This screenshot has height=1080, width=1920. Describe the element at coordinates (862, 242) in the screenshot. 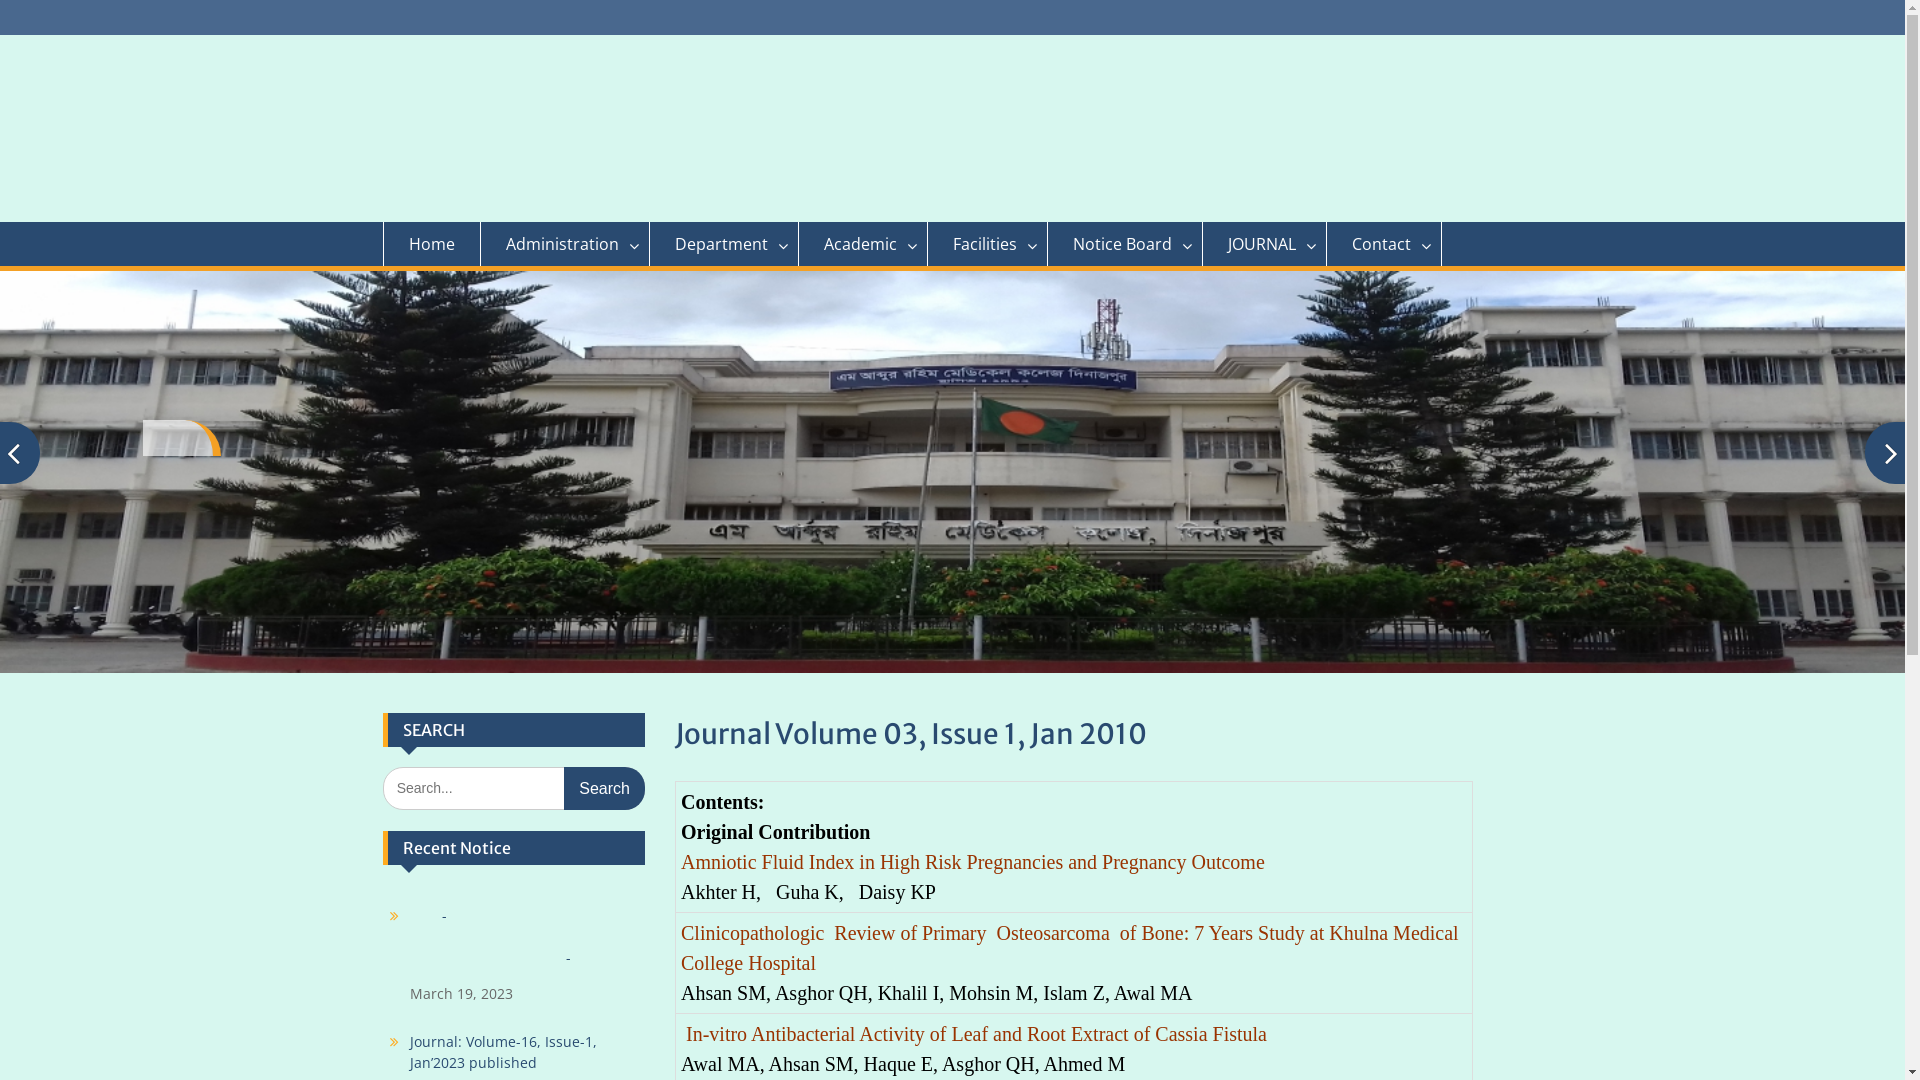

I see `'Academic'` at that location.